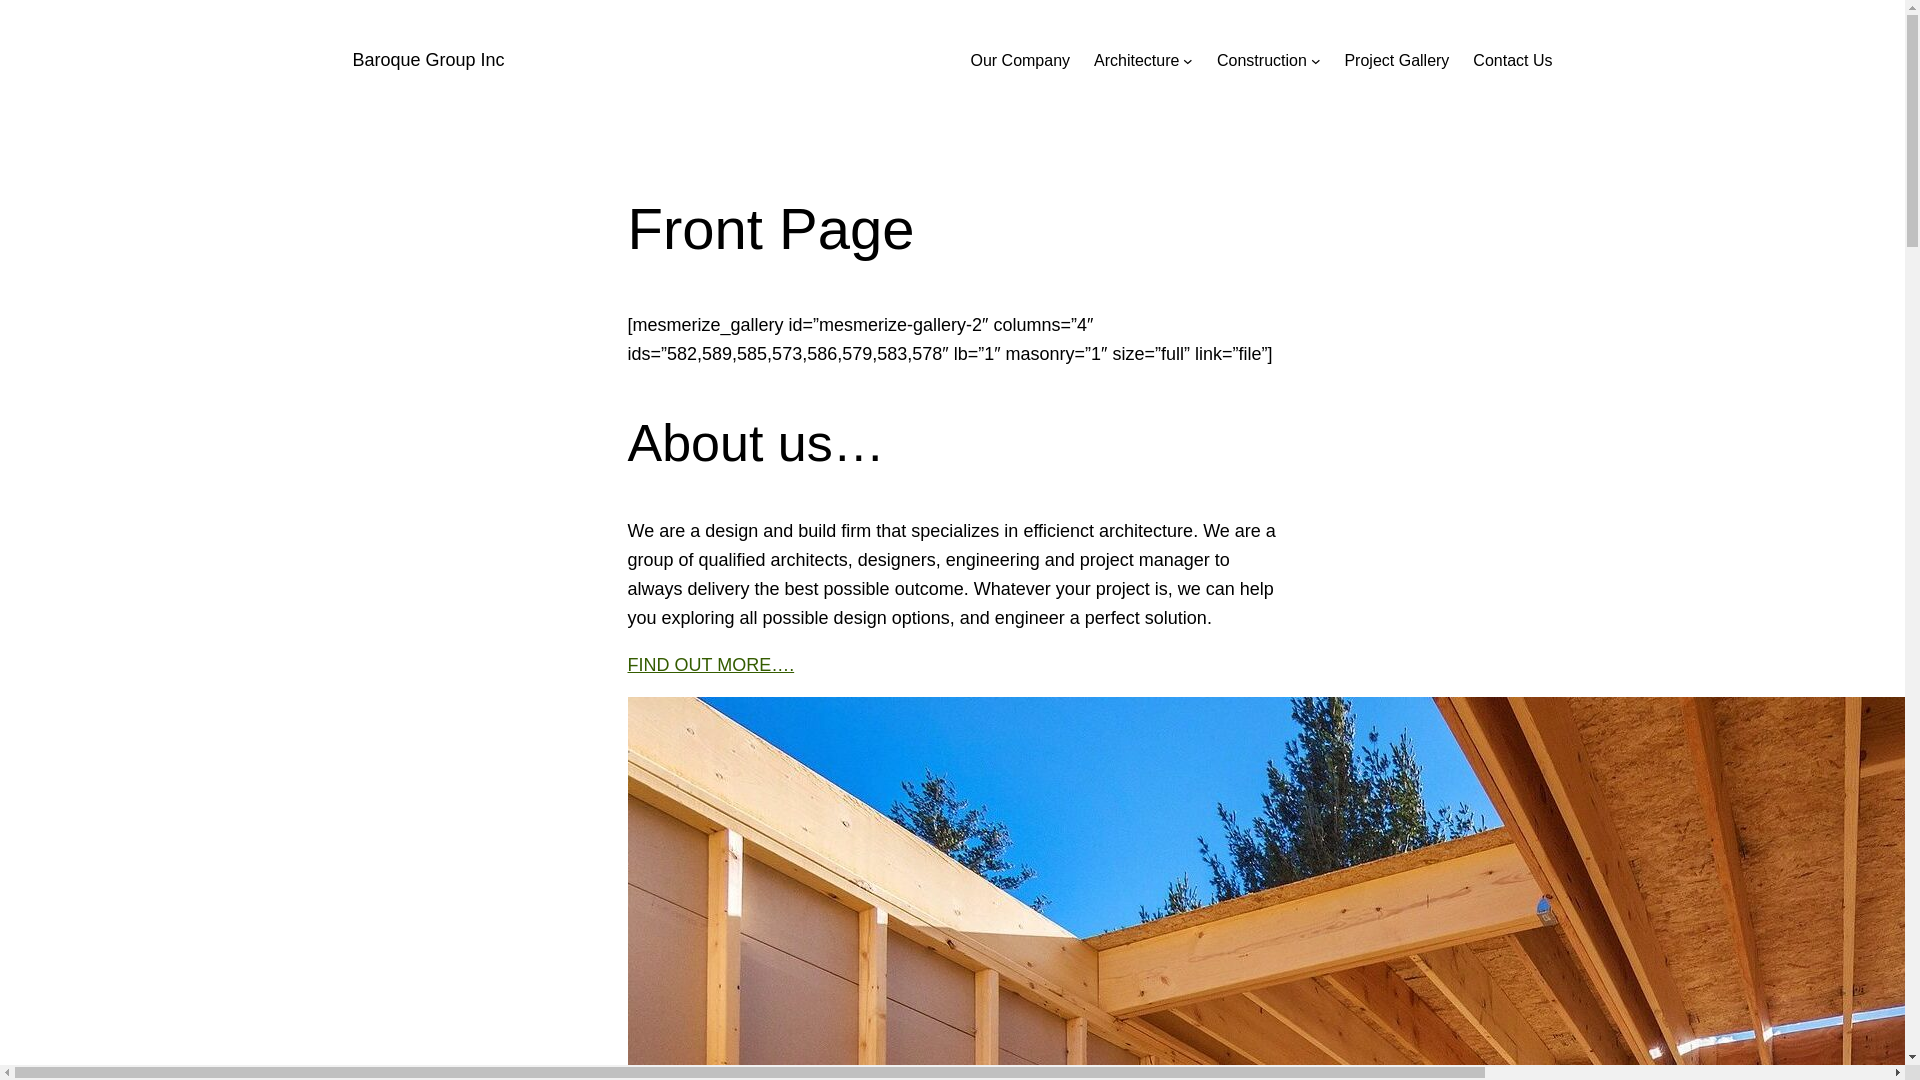 The height and width of the screenshot is (1080, 1920). What do you see at coordinates (1261, 60) in the screenshot?
I see `'Construction'` at bounding box center [1261, 60].